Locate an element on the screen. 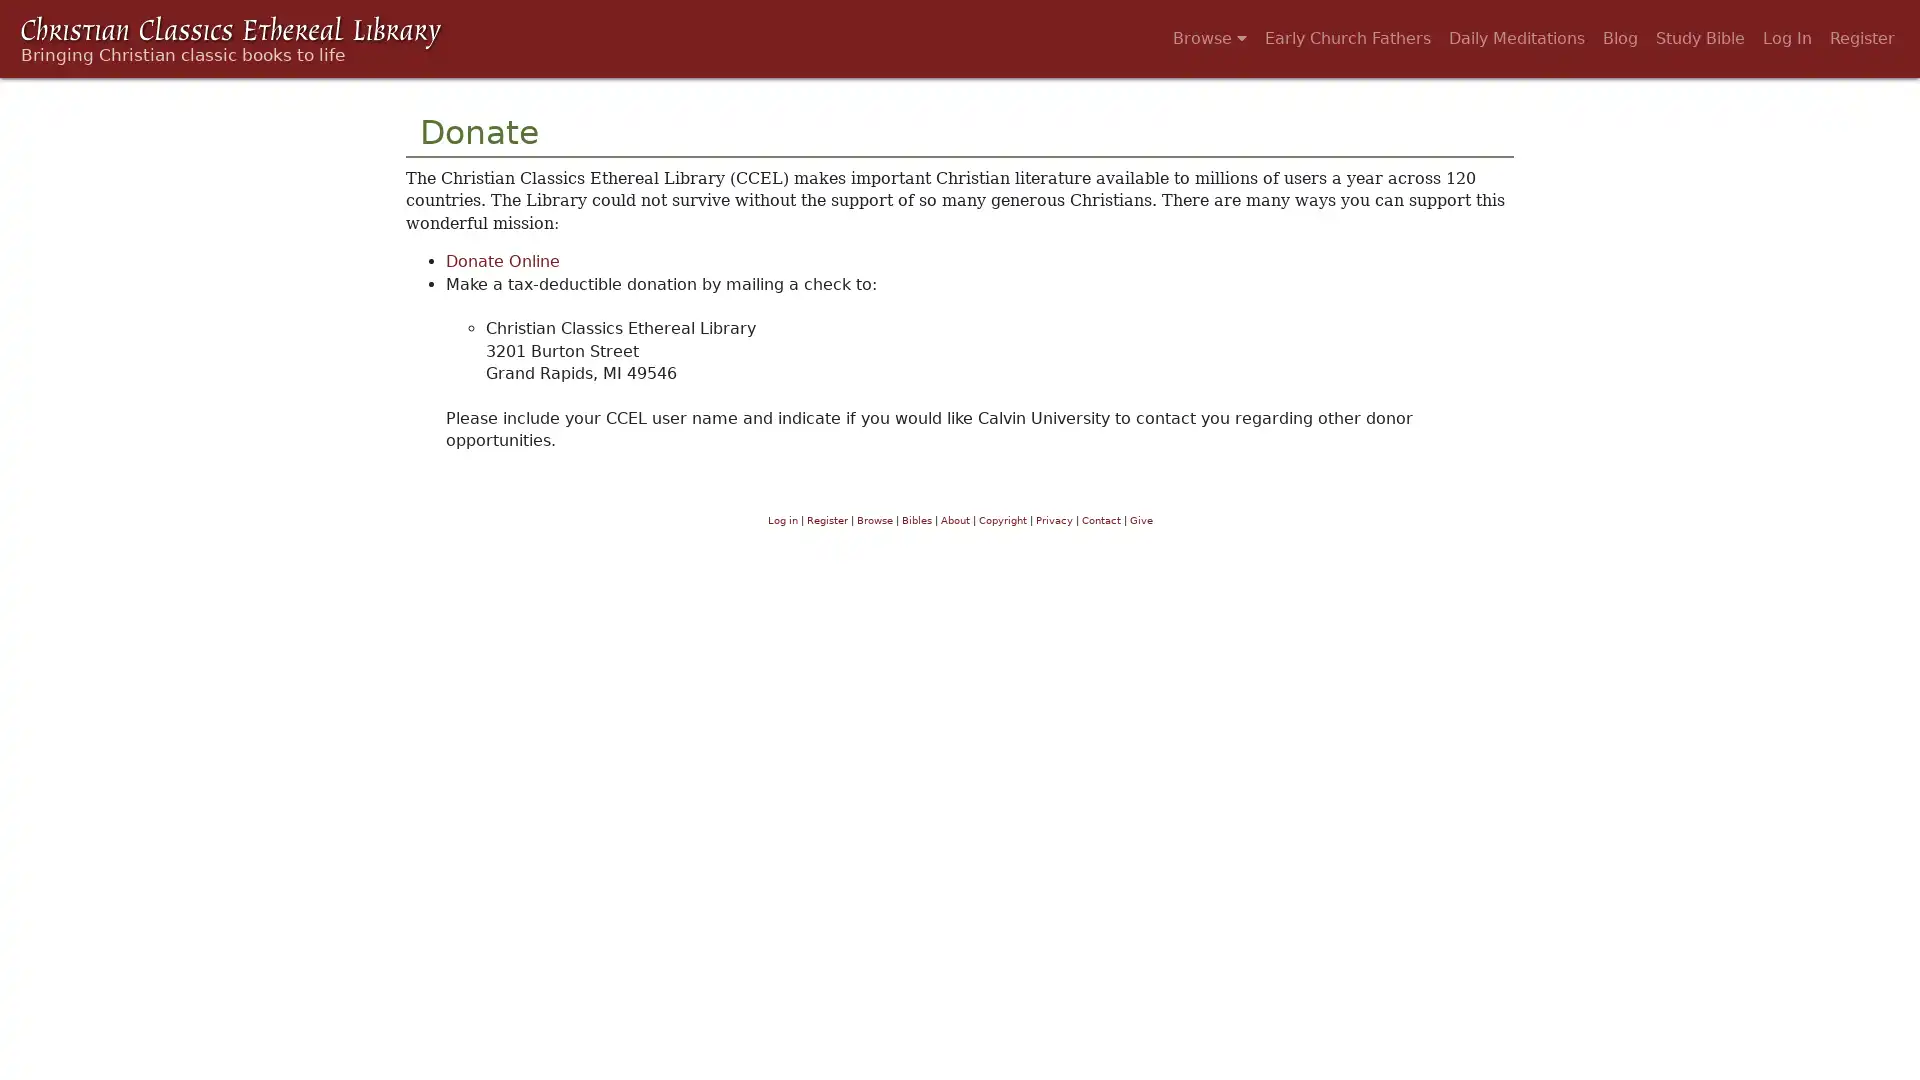  Daily Meditations is located at coordinates (1516, 38).